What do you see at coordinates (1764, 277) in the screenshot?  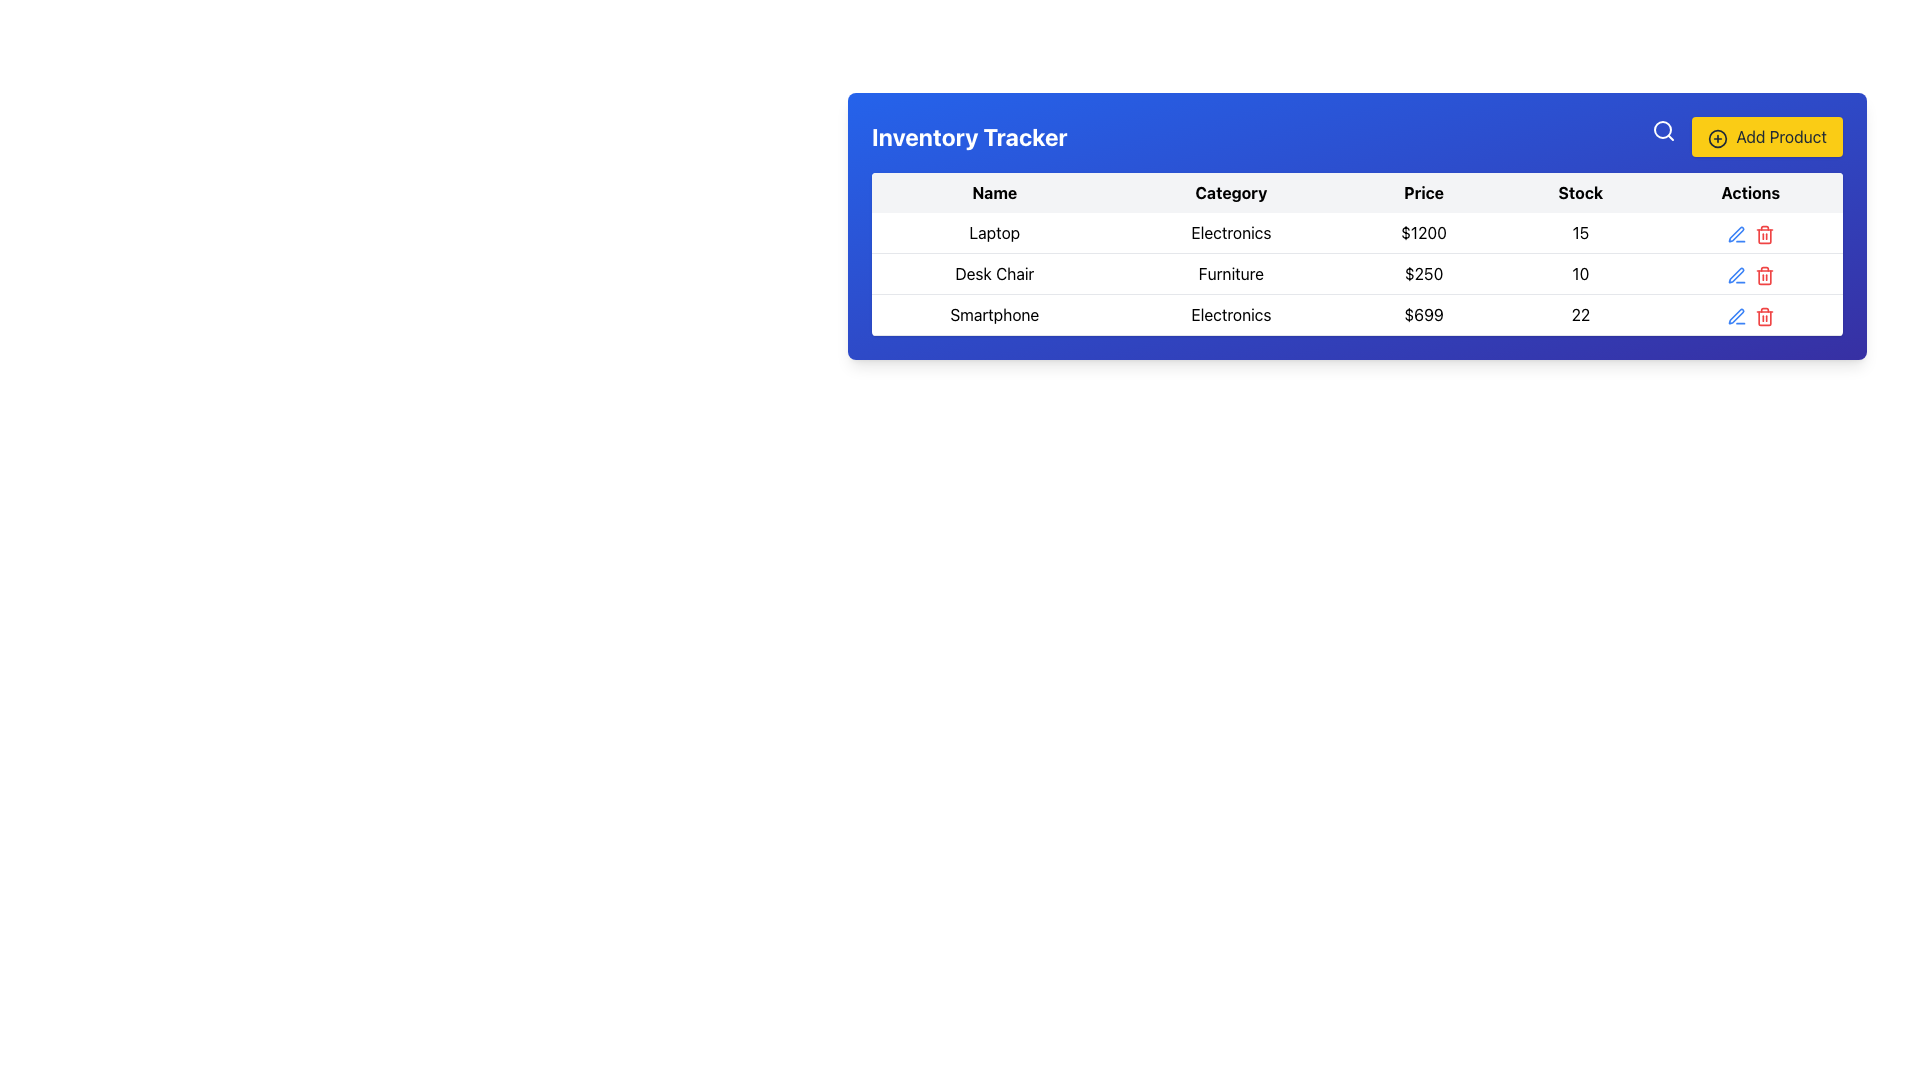 I see `the rectangular trash bin icon located in the 'Actions' column of the data table` at bounding box center [1764, 277].